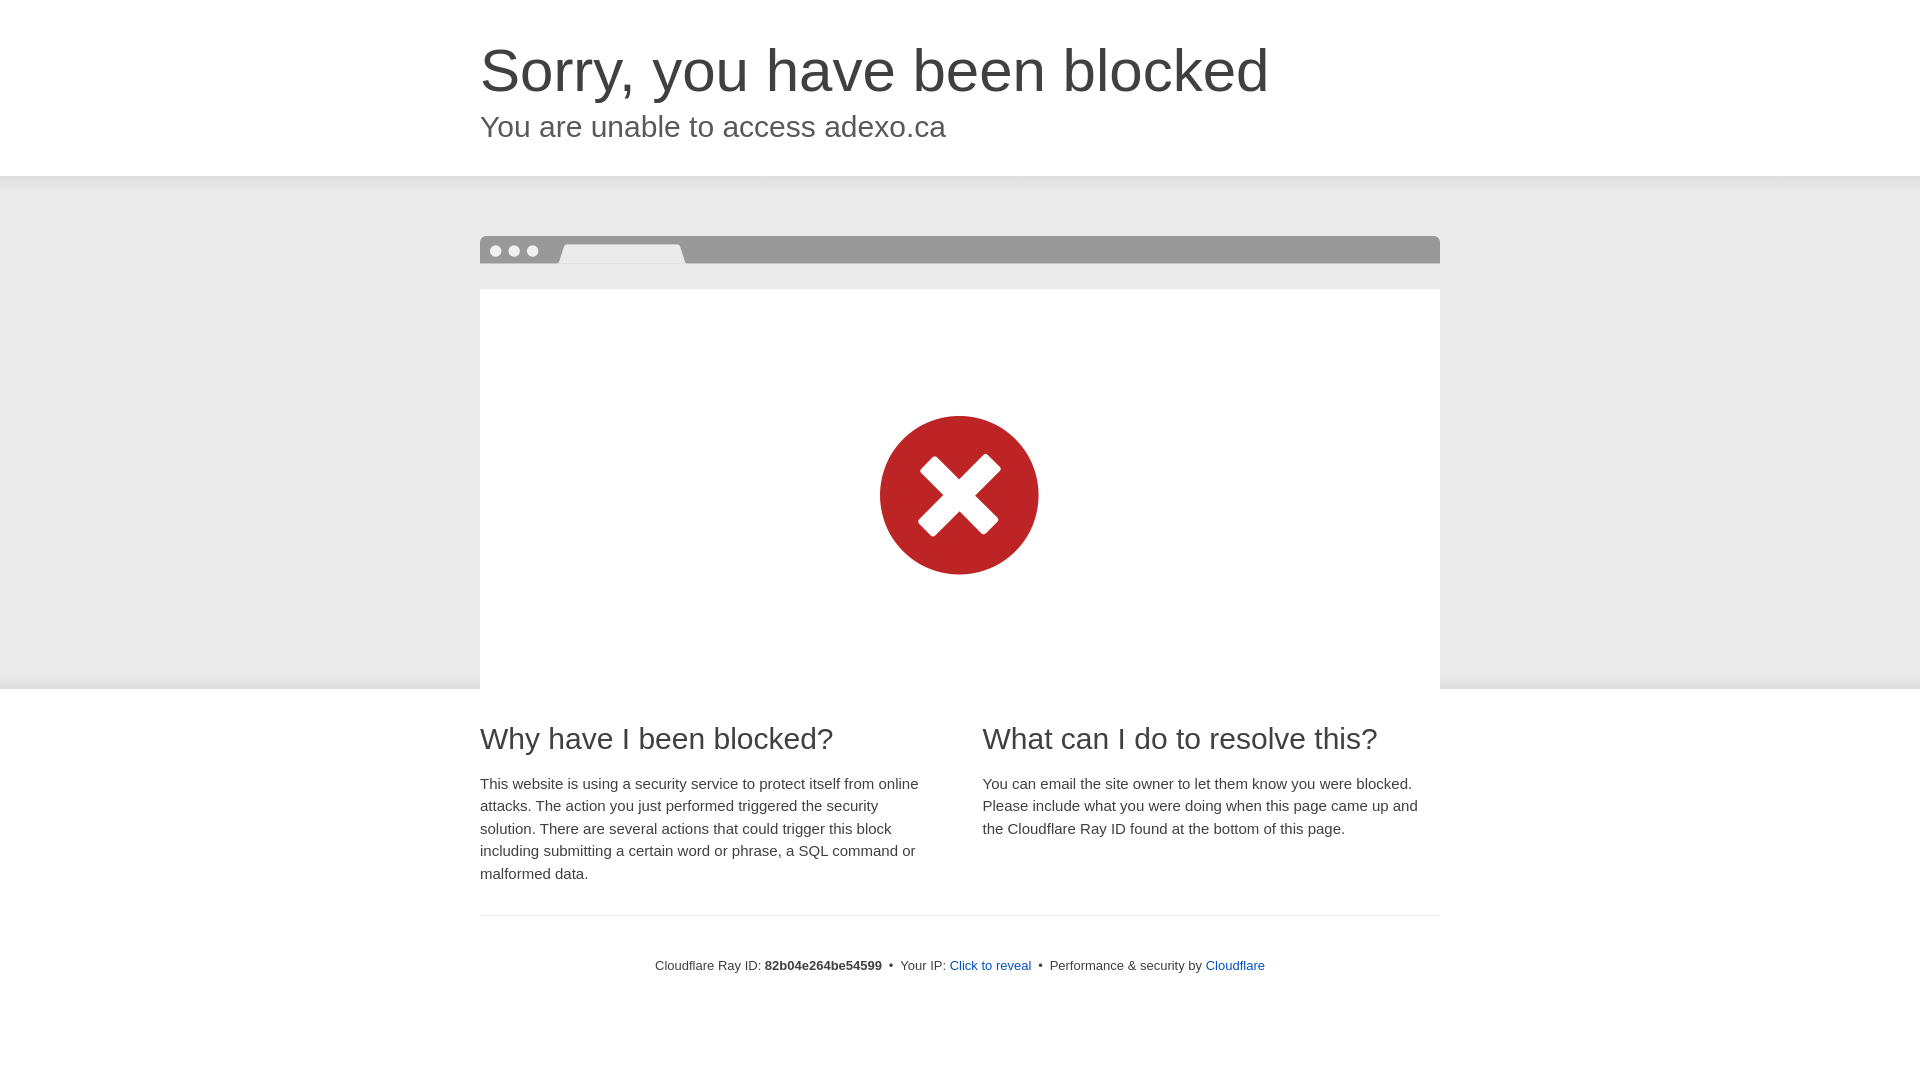 The image size is (1920, 1080). What do you see at coordinates (990, 964) in the screenshot?
I see `'Click to reveal'` at bounding box center [990, 964].